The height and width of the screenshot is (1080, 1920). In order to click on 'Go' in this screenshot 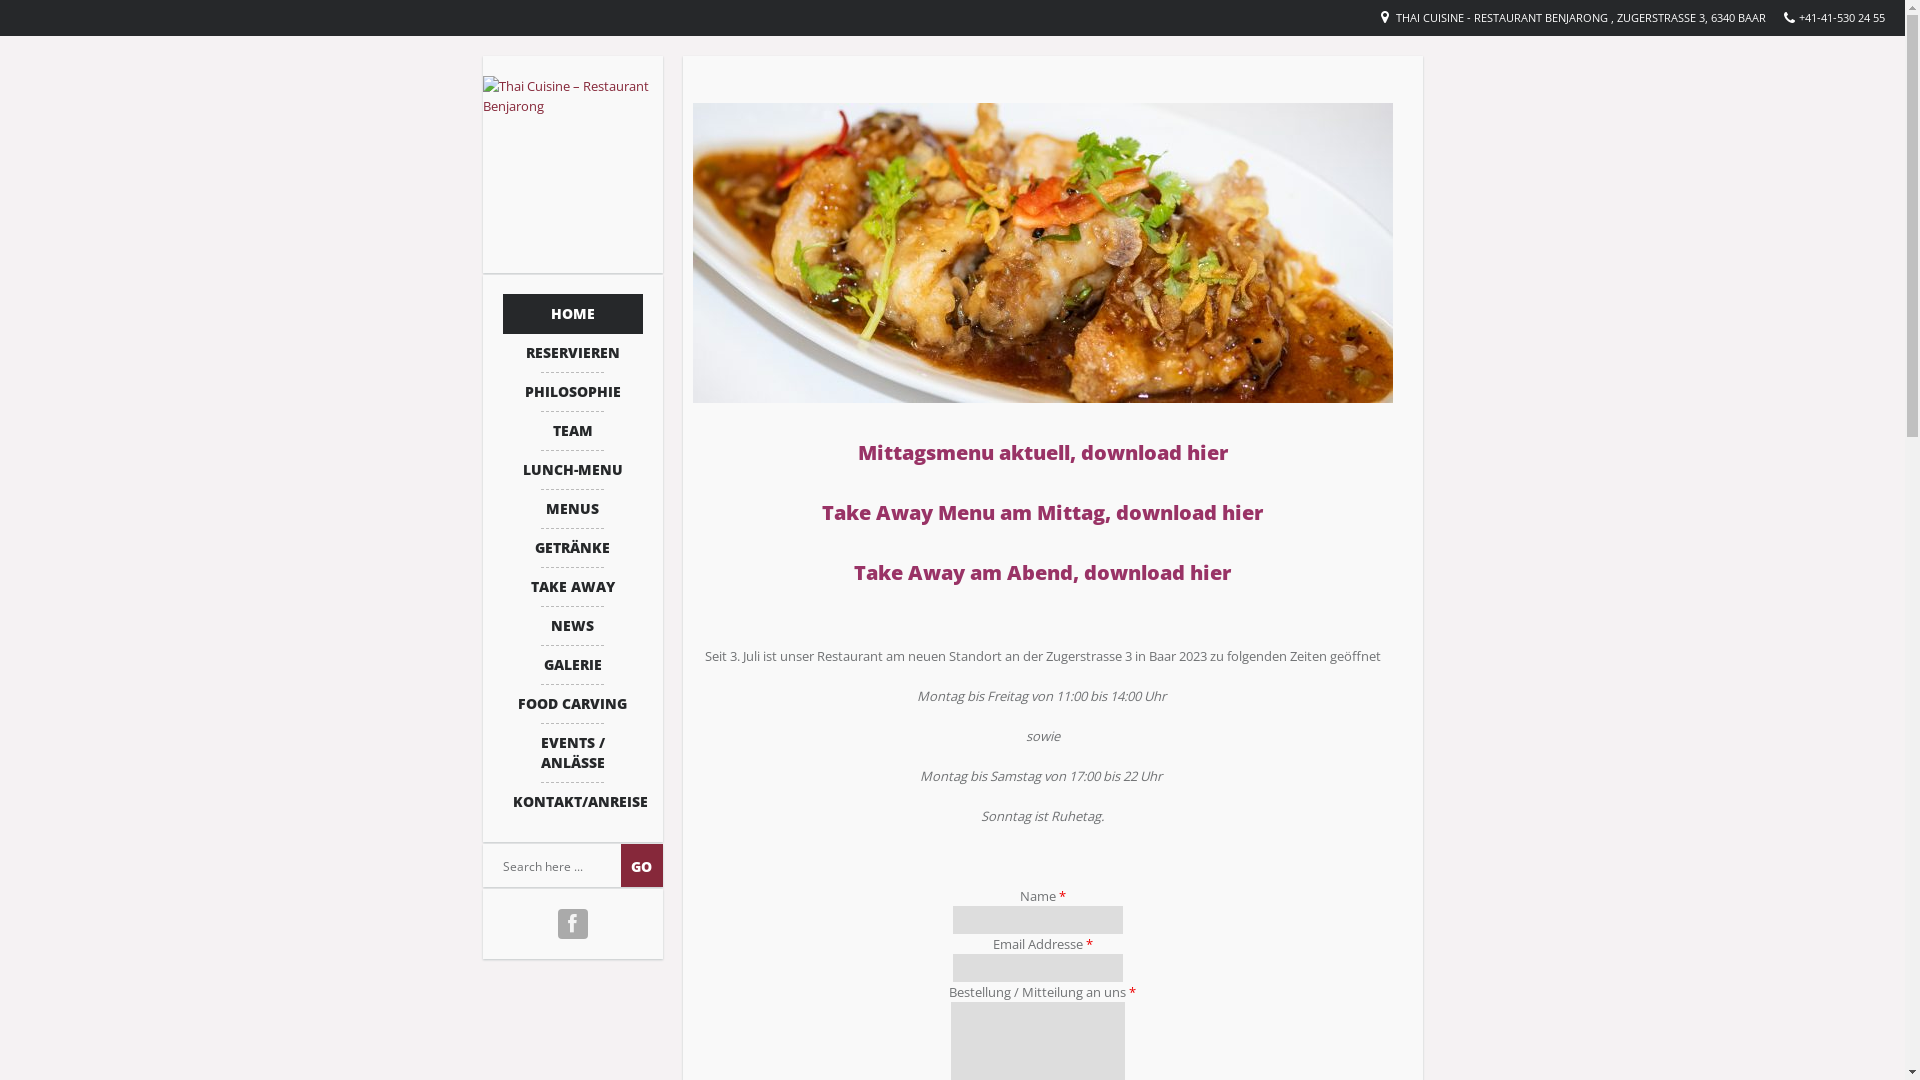, I will do `click(641, 864)`.